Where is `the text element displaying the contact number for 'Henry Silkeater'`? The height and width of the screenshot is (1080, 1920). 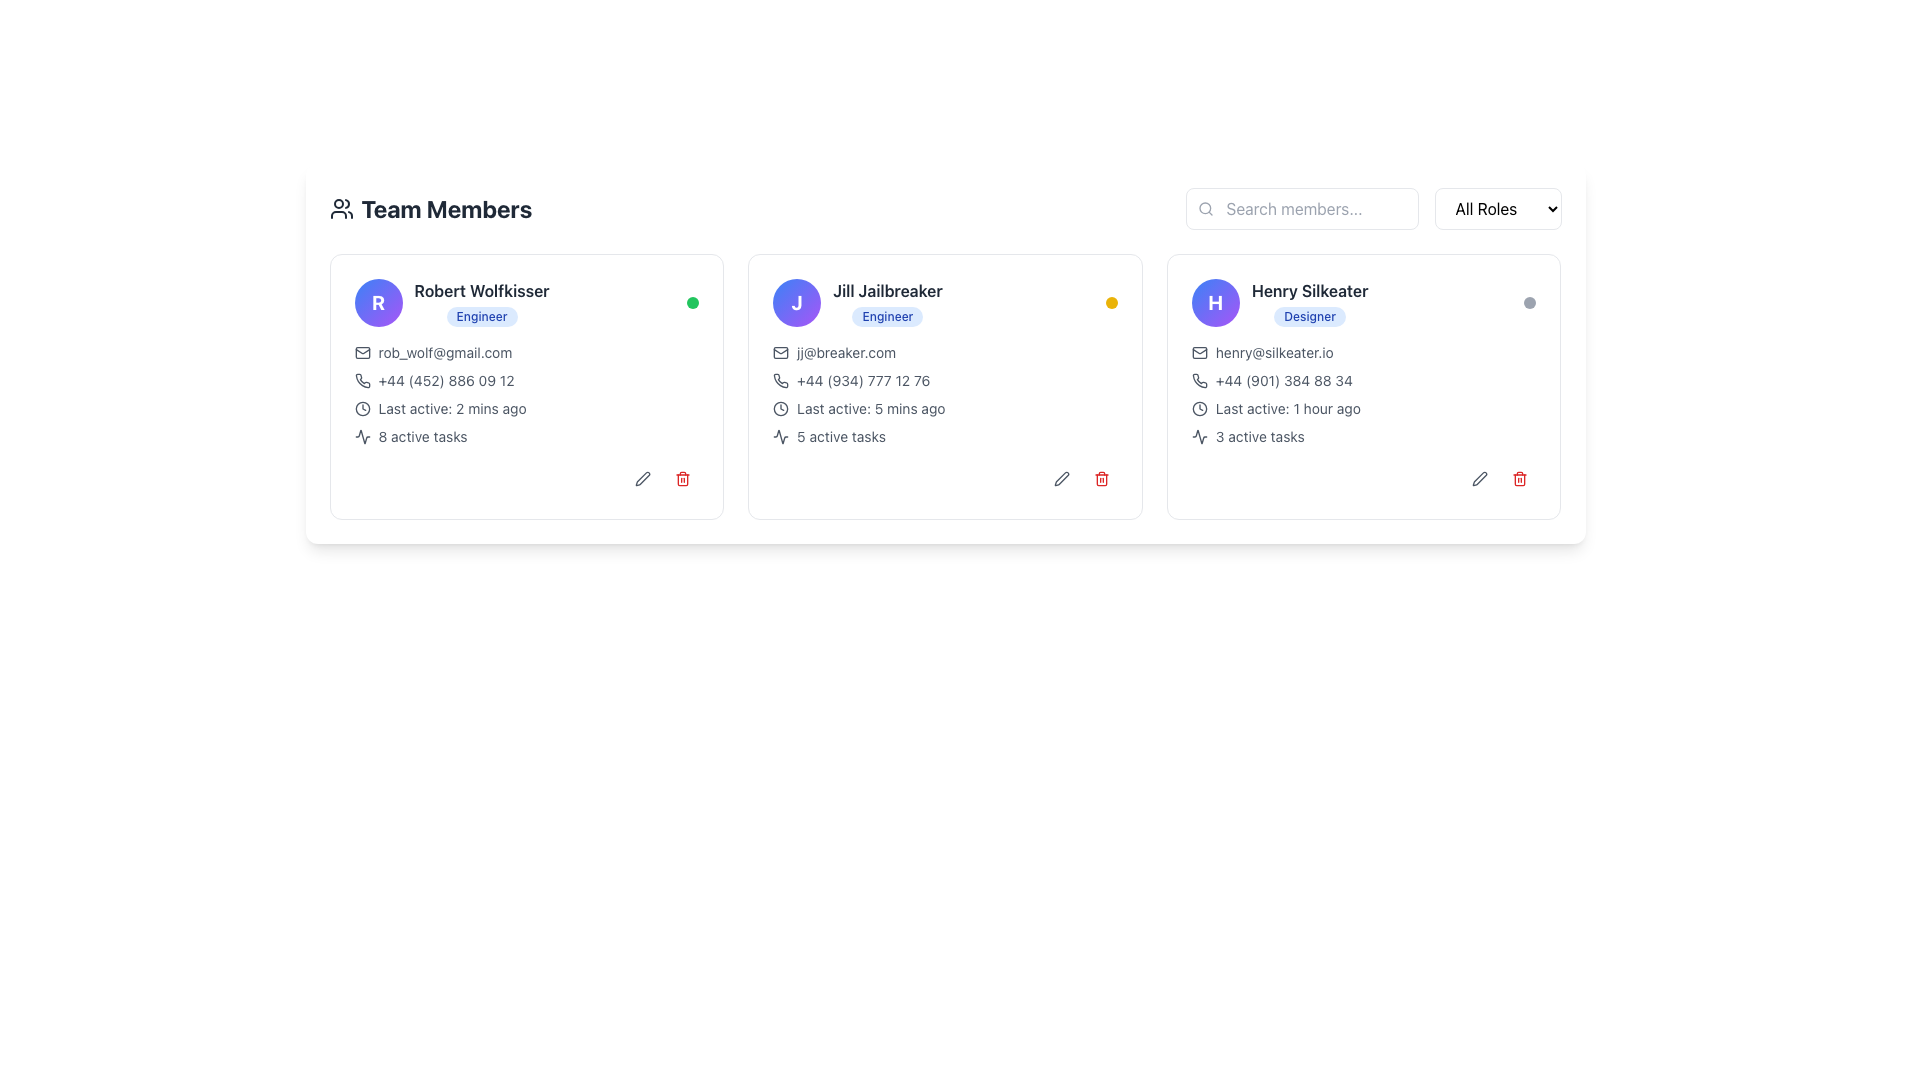
the text element displaying the contact number for 'Henry Silkeater' is located at coordinates (1284, 381).